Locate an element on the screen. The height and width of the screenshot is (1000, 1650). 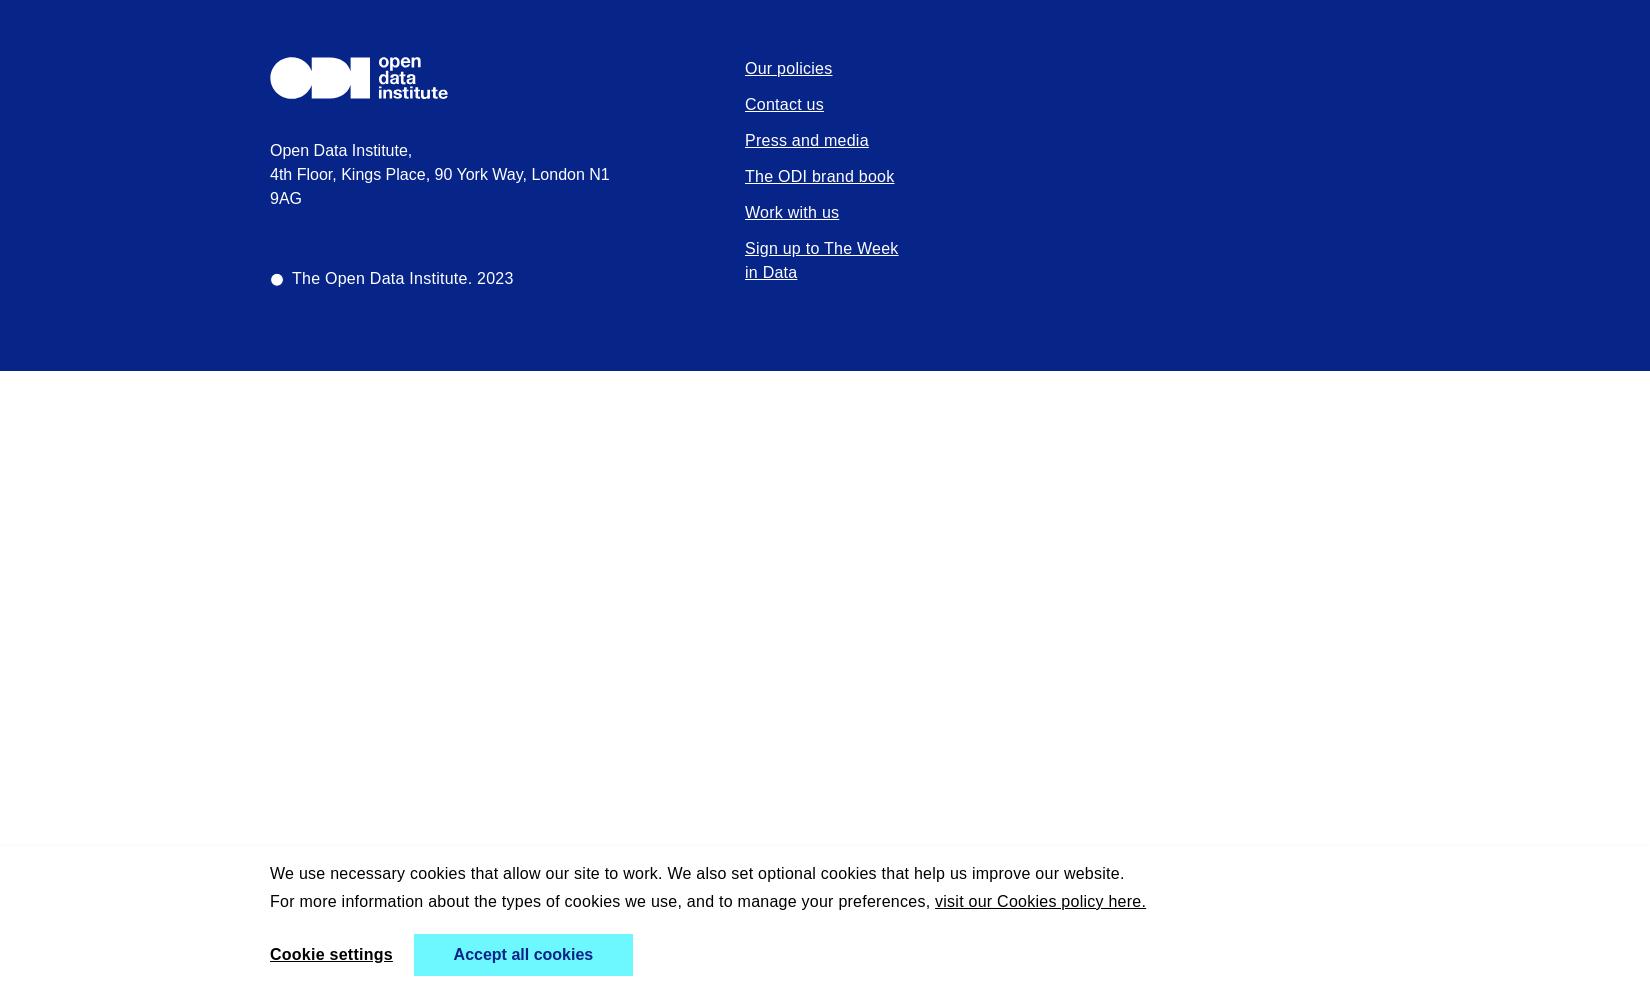
'4th Floor, Kings Place, 90 York Way, London N1 9AG' is located at coordinates (438, 186).